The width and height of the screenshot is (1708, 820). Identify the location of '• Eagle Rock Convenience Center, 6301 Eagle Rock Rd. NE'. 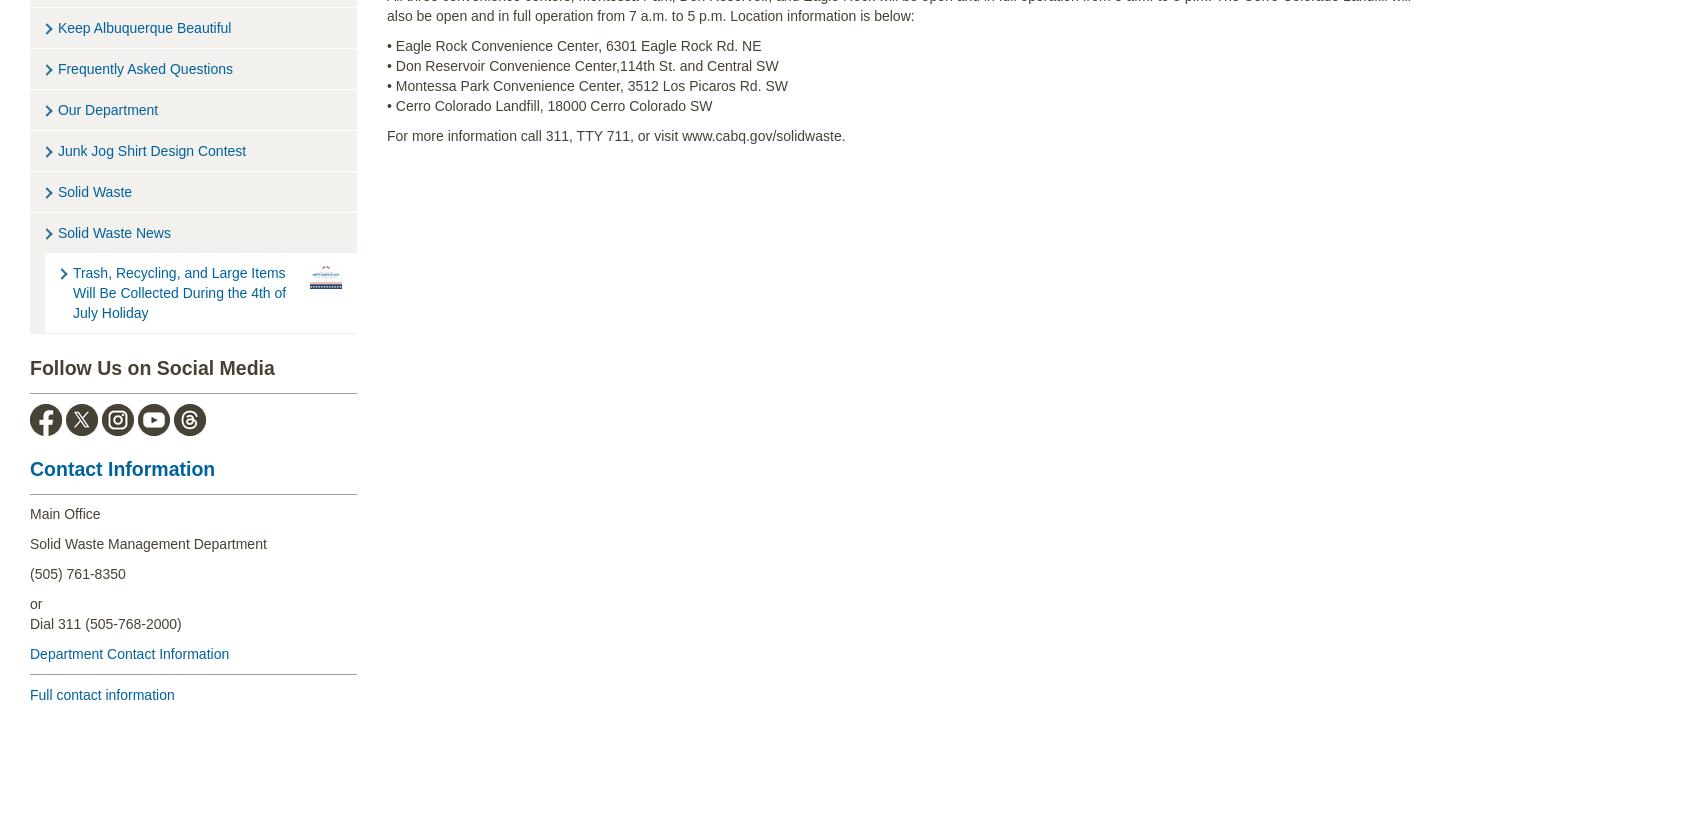
(574, 44).